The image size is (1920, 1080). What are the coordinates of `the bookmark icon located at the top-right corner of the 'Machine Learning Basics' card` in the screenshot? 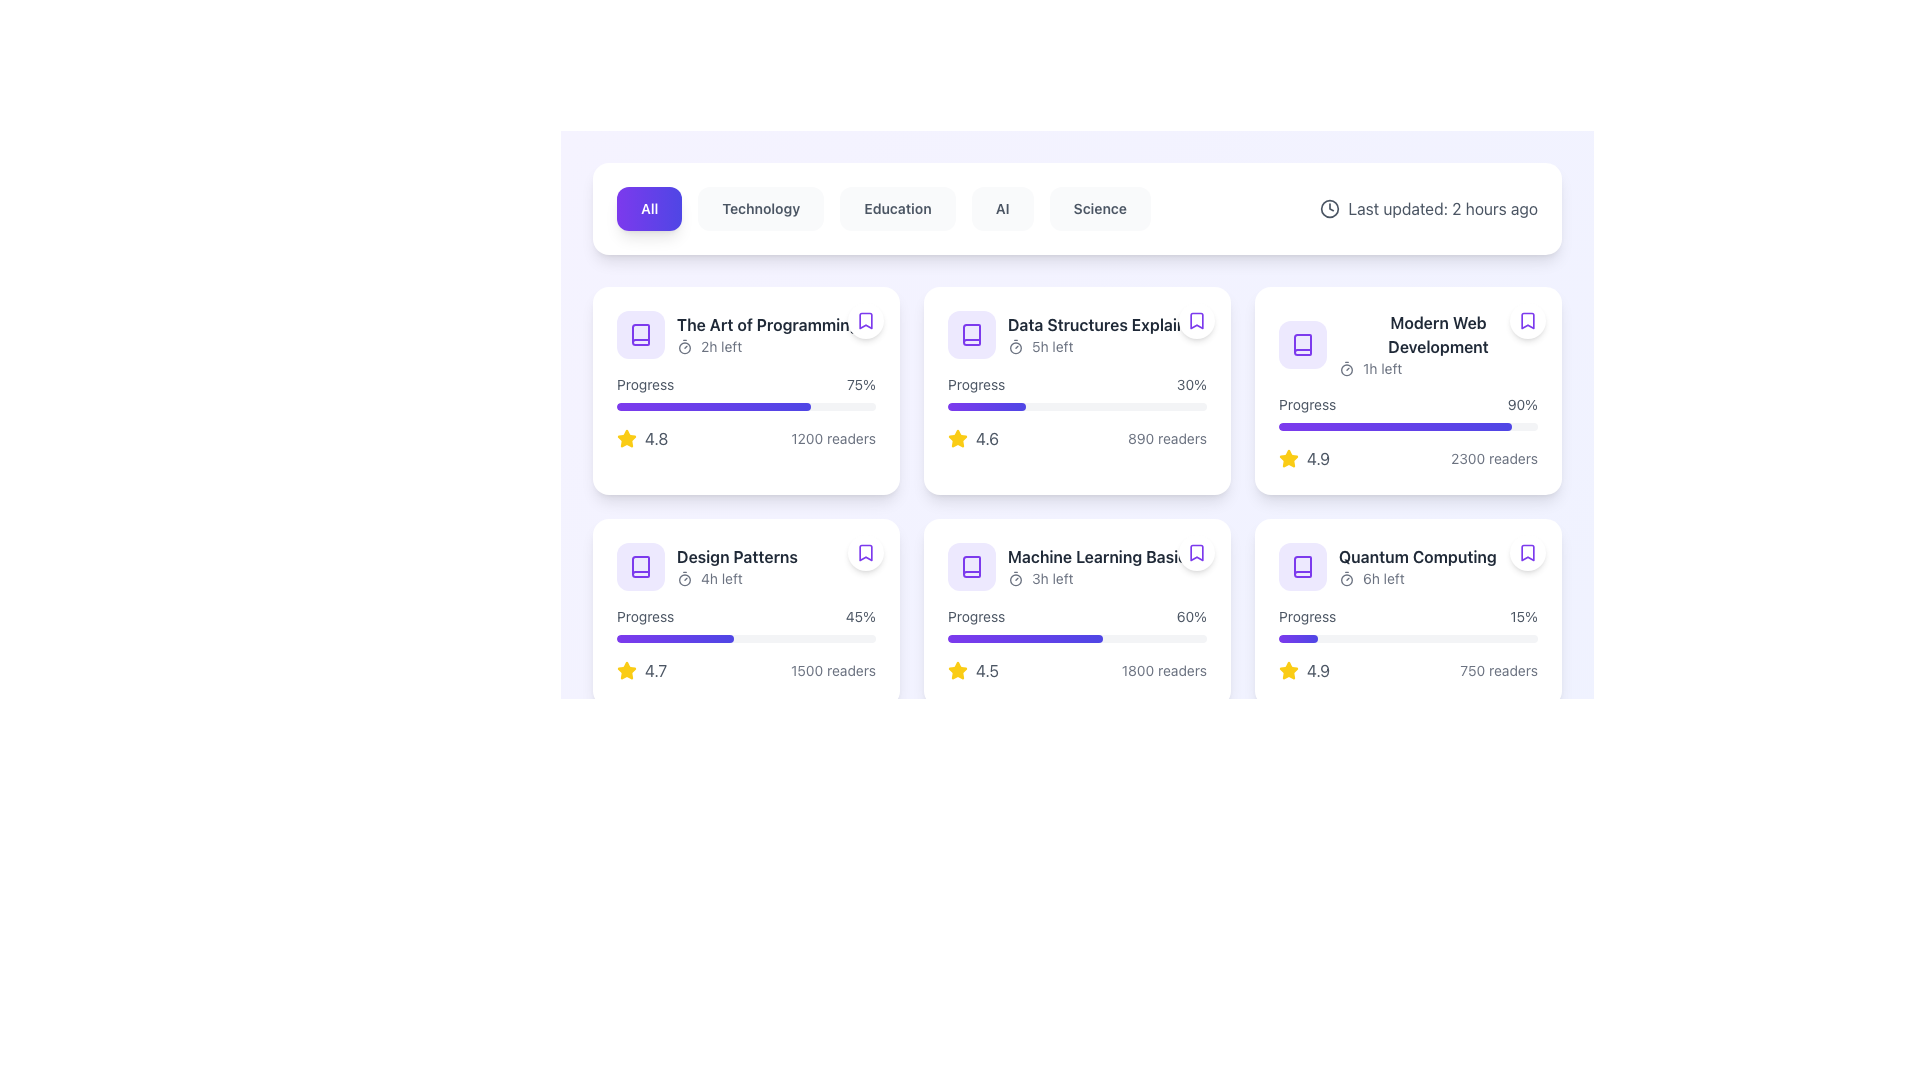 It's located at (1196, 552).